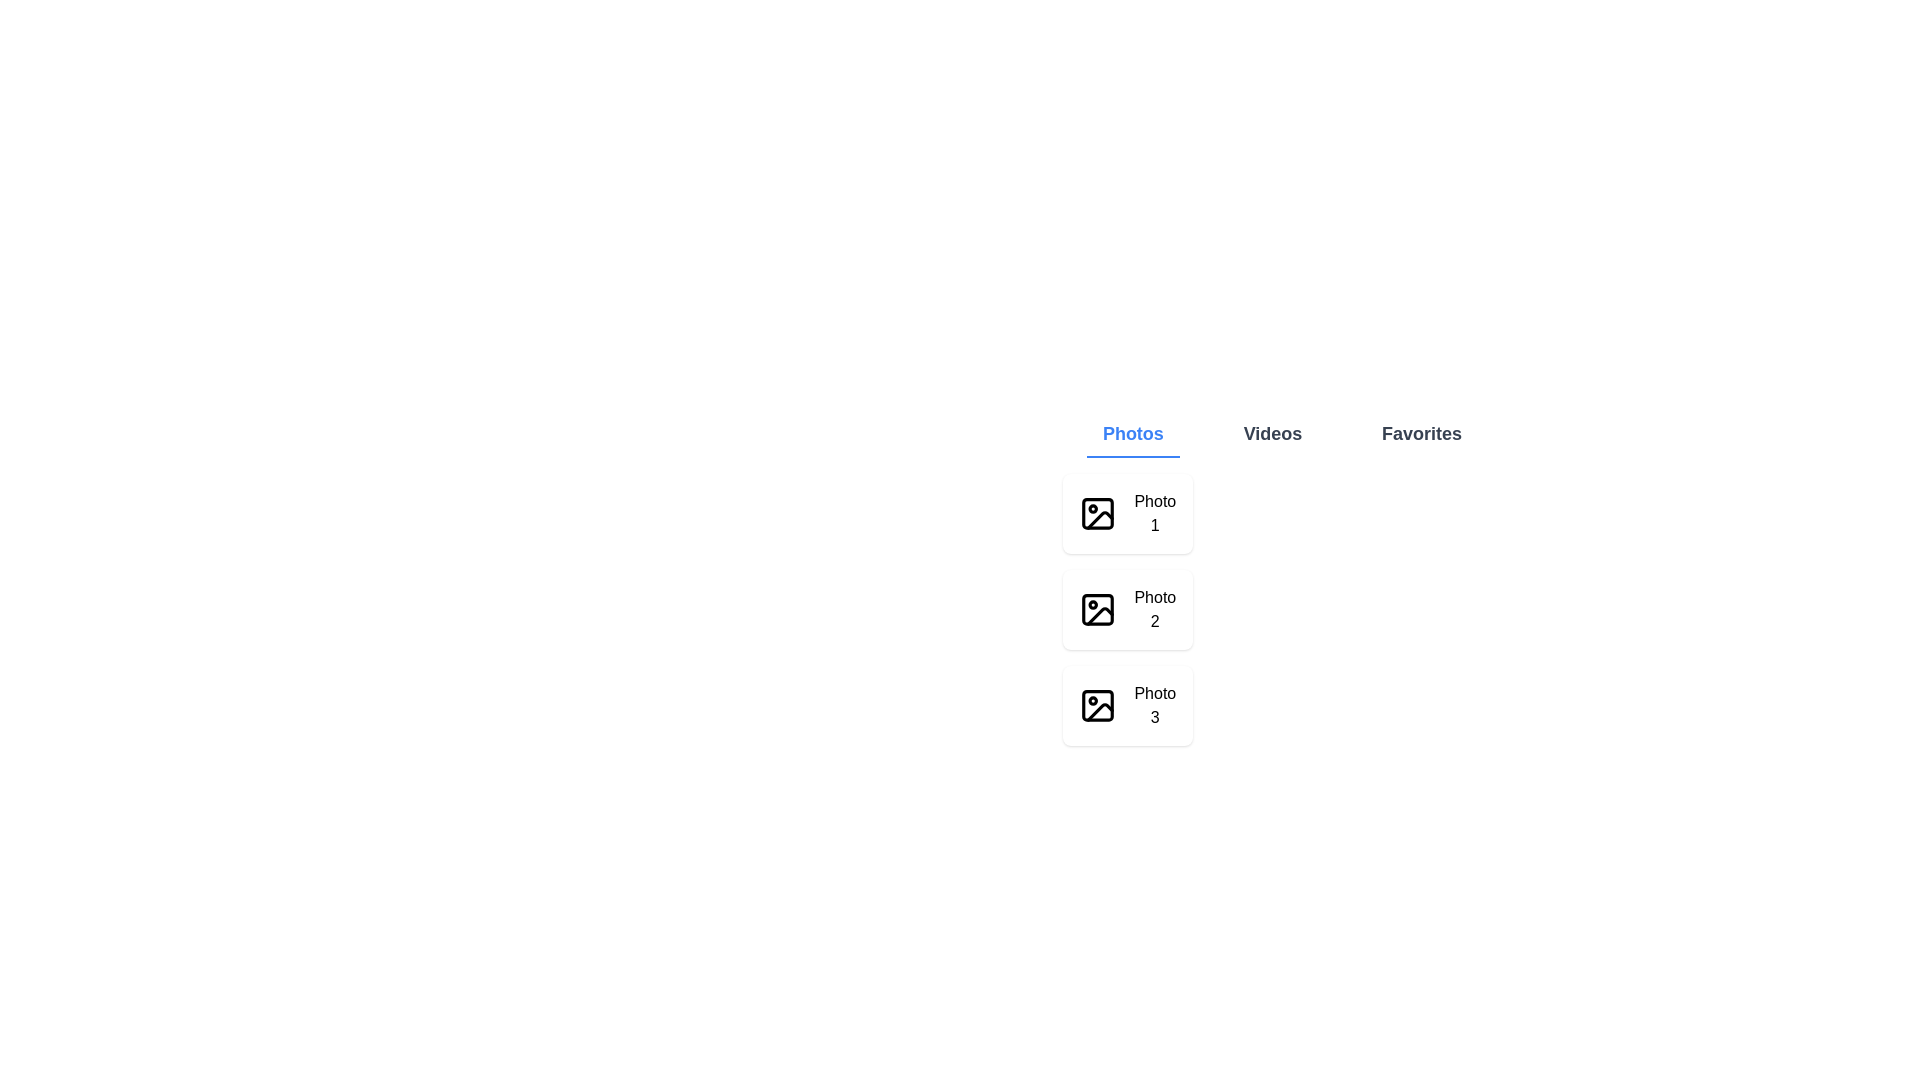 This screenshot has height=1080, width=1920. I want to click on the 'Photo 3' text label in the gallery list, so click(1155, 704).